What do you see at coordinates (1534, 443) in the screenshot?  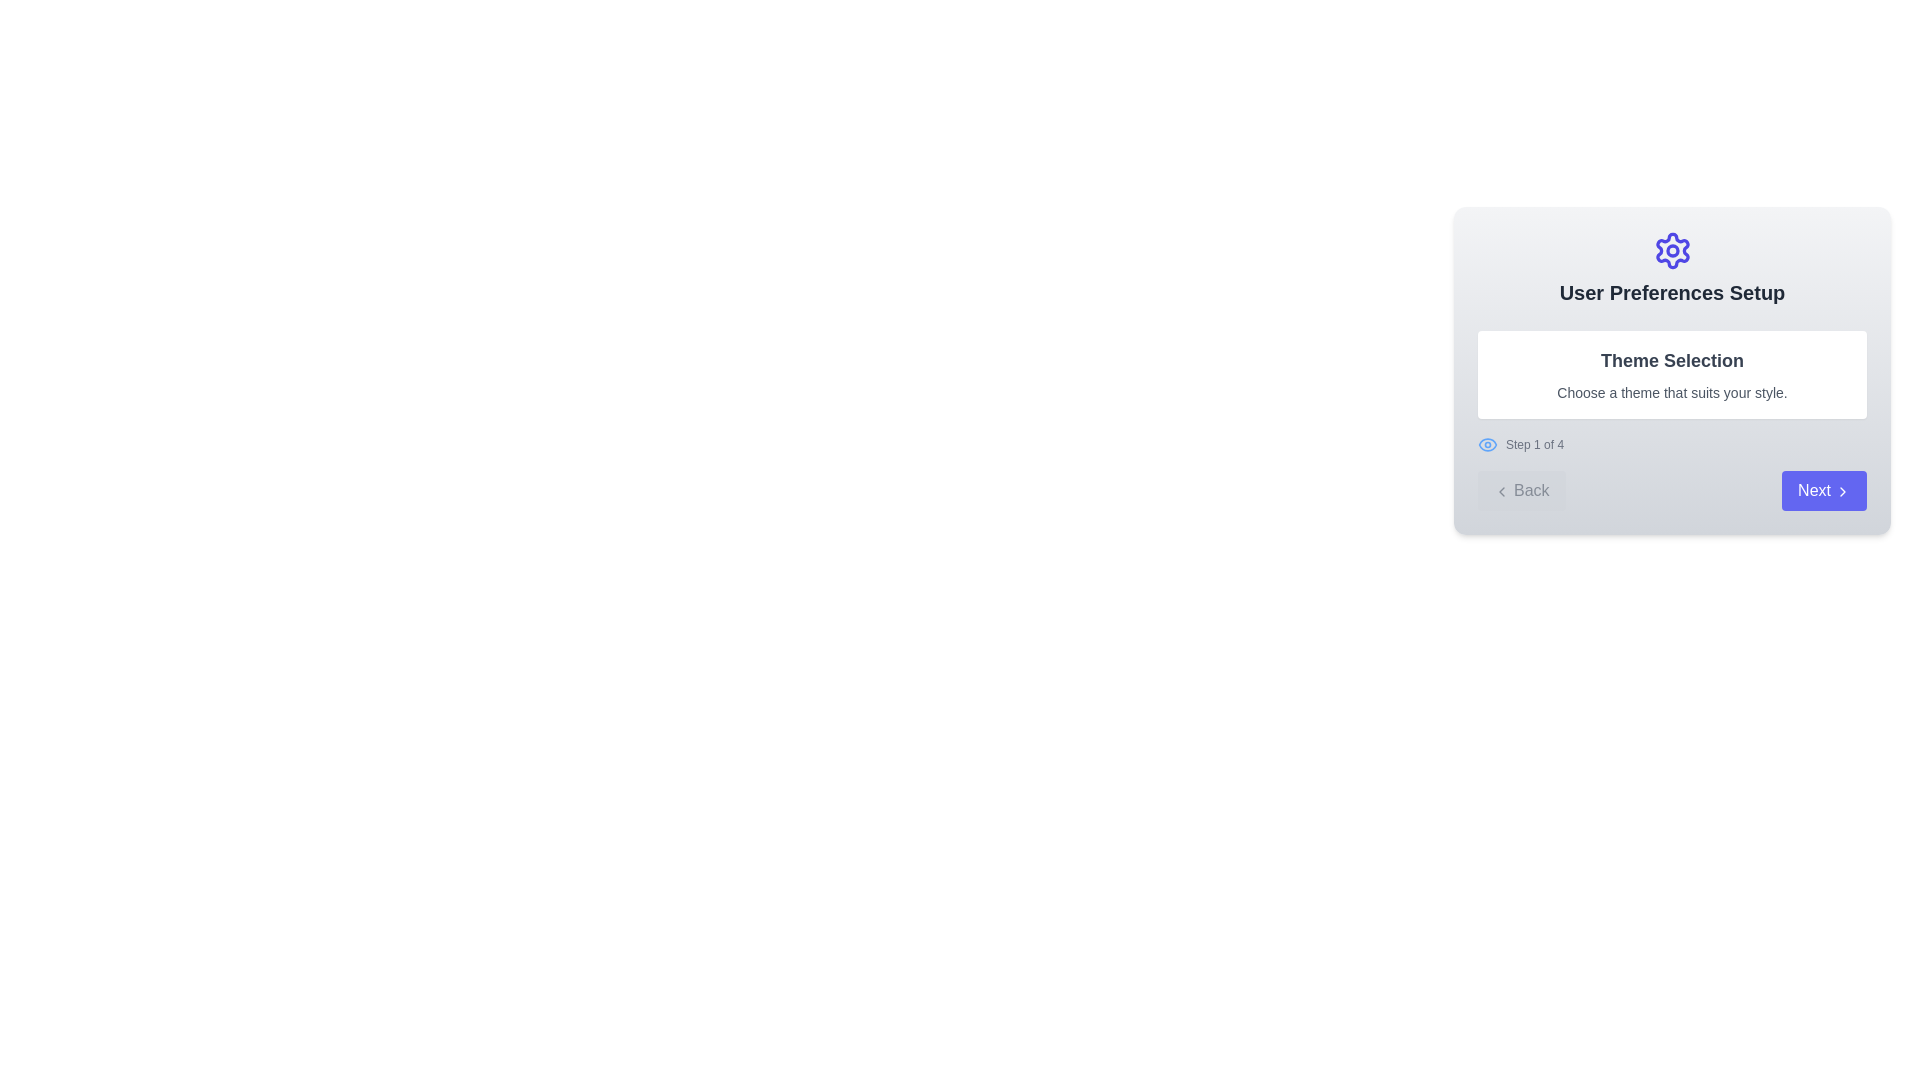 I see `the progress indicator label that informs the user they are on the first step of the four-step process in 'User Preferences Setup', located to the right of the blue eye icon` at bounding box center [1534, 443].